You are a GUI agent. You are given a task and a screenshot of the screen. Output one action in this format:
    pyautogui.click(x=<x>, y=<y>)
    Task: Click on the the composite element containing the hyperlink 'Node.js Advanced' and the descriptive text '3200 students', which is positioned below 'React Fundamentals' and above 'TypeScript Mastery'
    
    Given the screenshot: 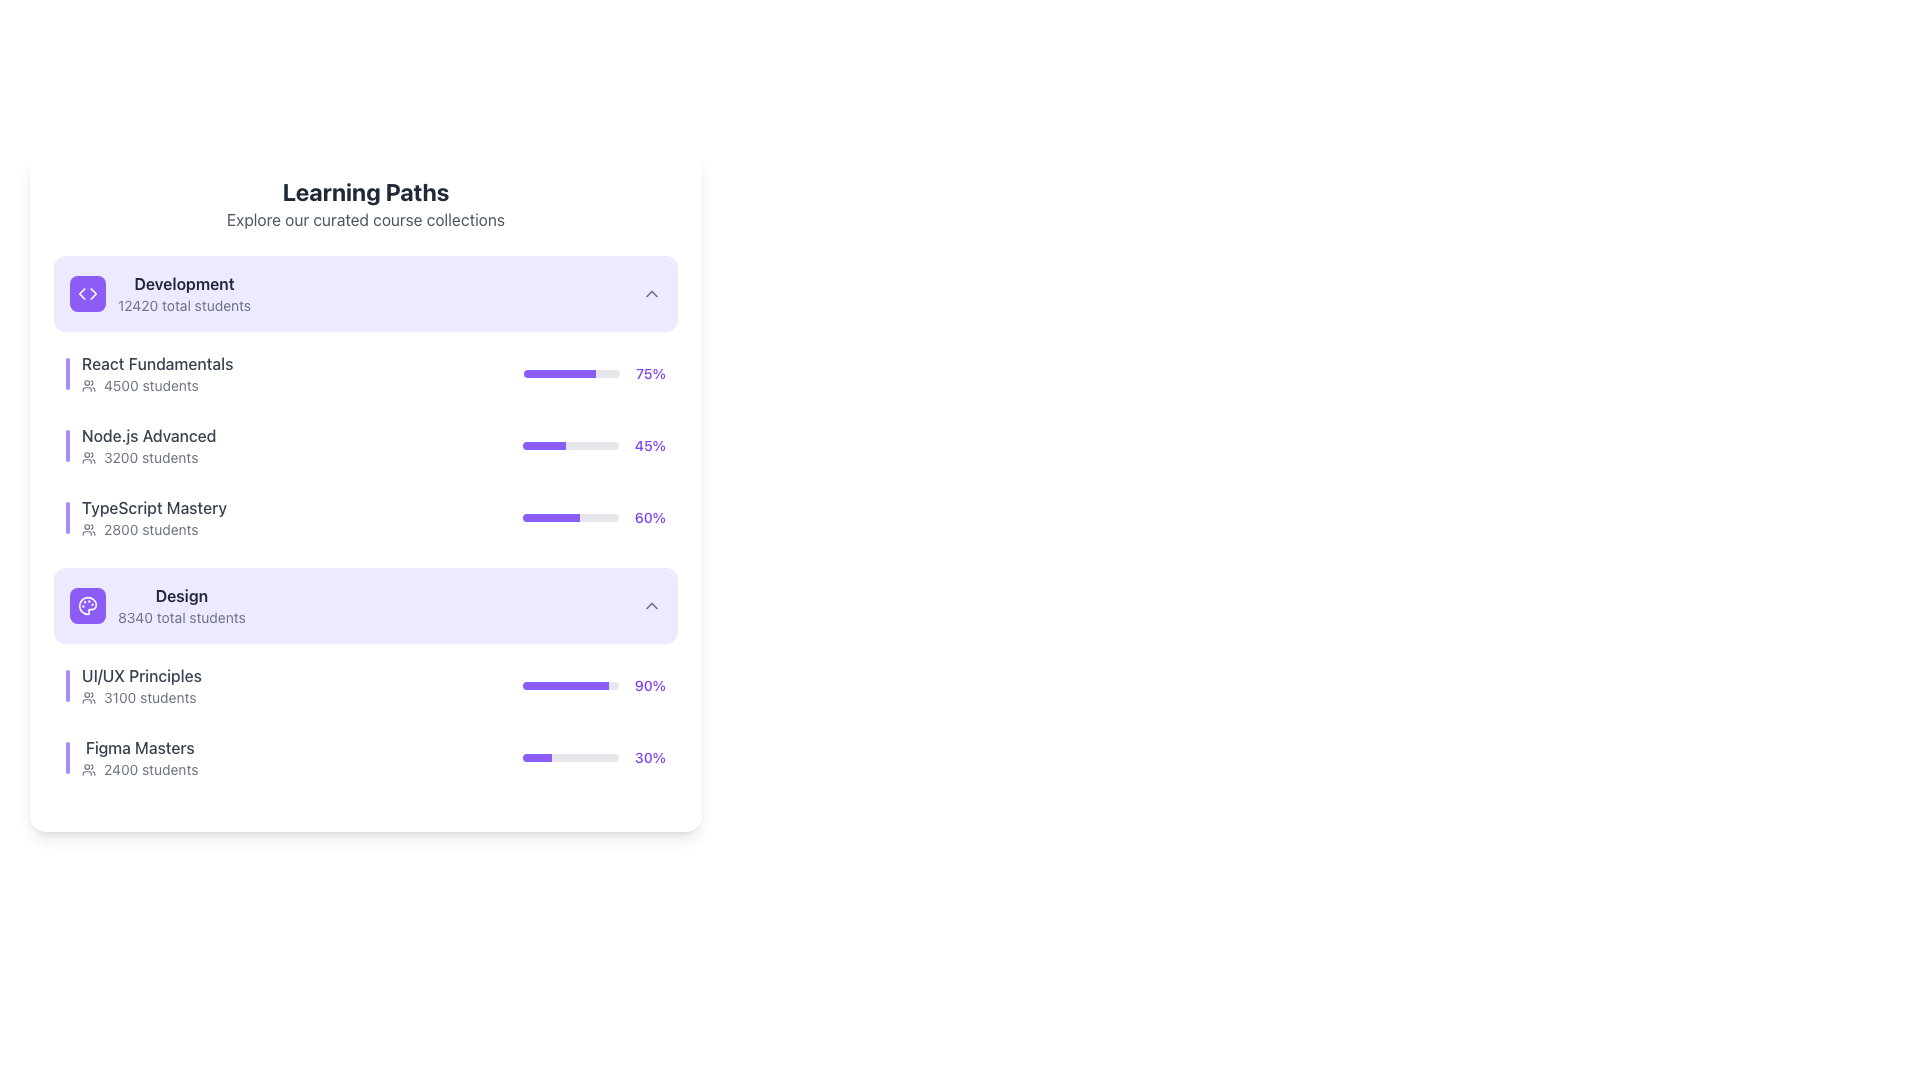 What is the action you would take?
    pyautogui.click(x=140, y=445)
    